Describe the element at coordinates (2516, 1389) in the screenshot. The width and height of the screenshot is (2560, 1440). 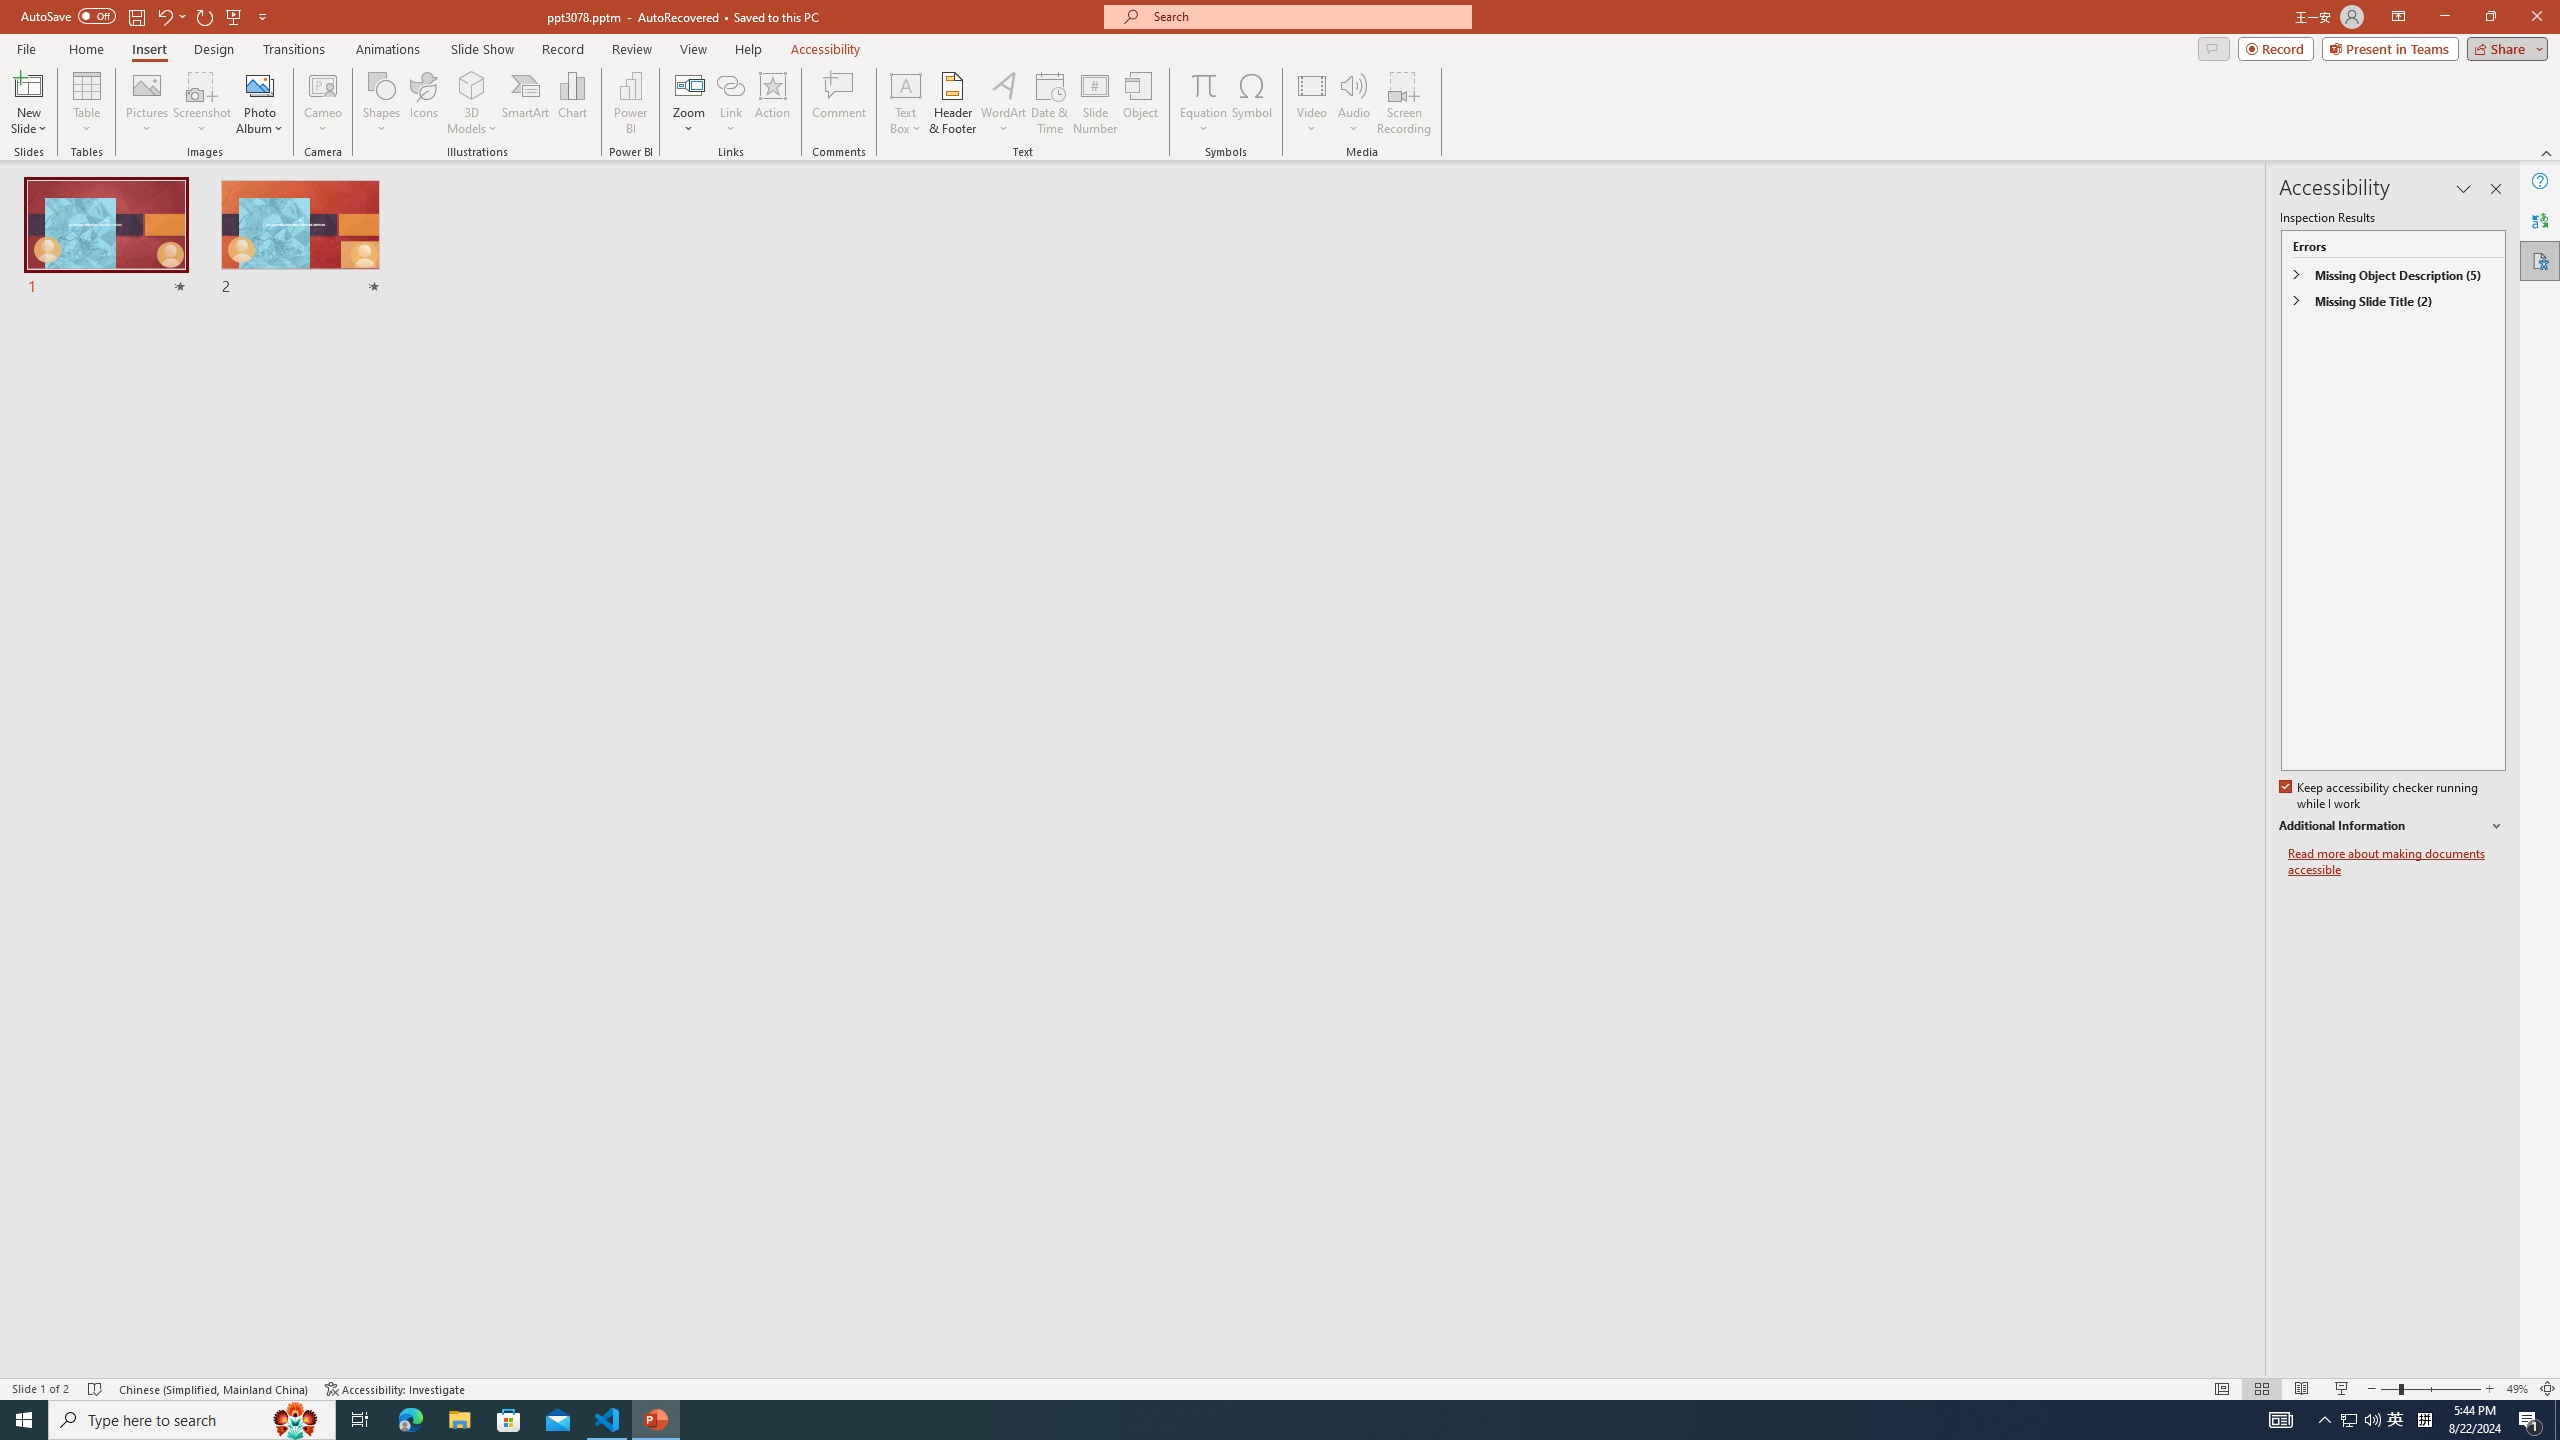
I see `'Zoom 49%'` at that location.